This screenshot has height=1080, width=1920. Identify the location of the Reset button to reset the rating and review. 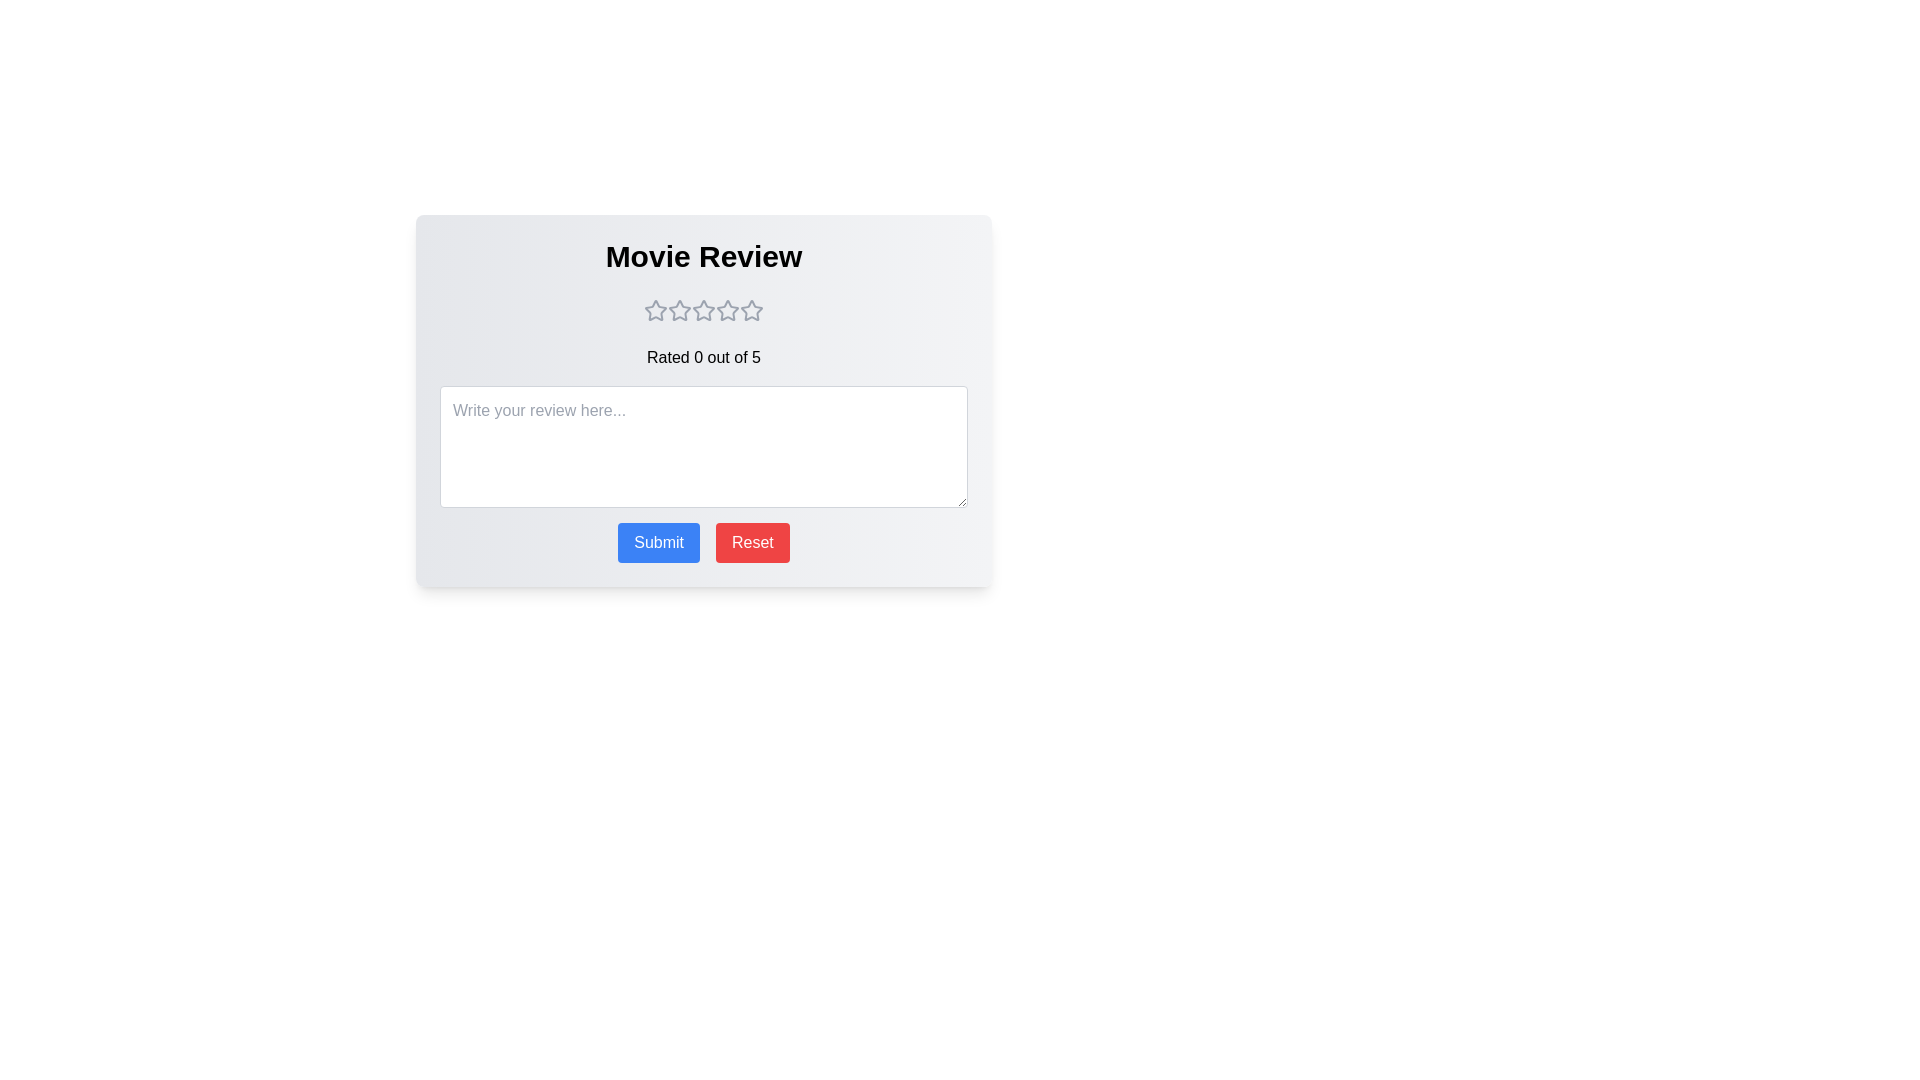
(751, 543).